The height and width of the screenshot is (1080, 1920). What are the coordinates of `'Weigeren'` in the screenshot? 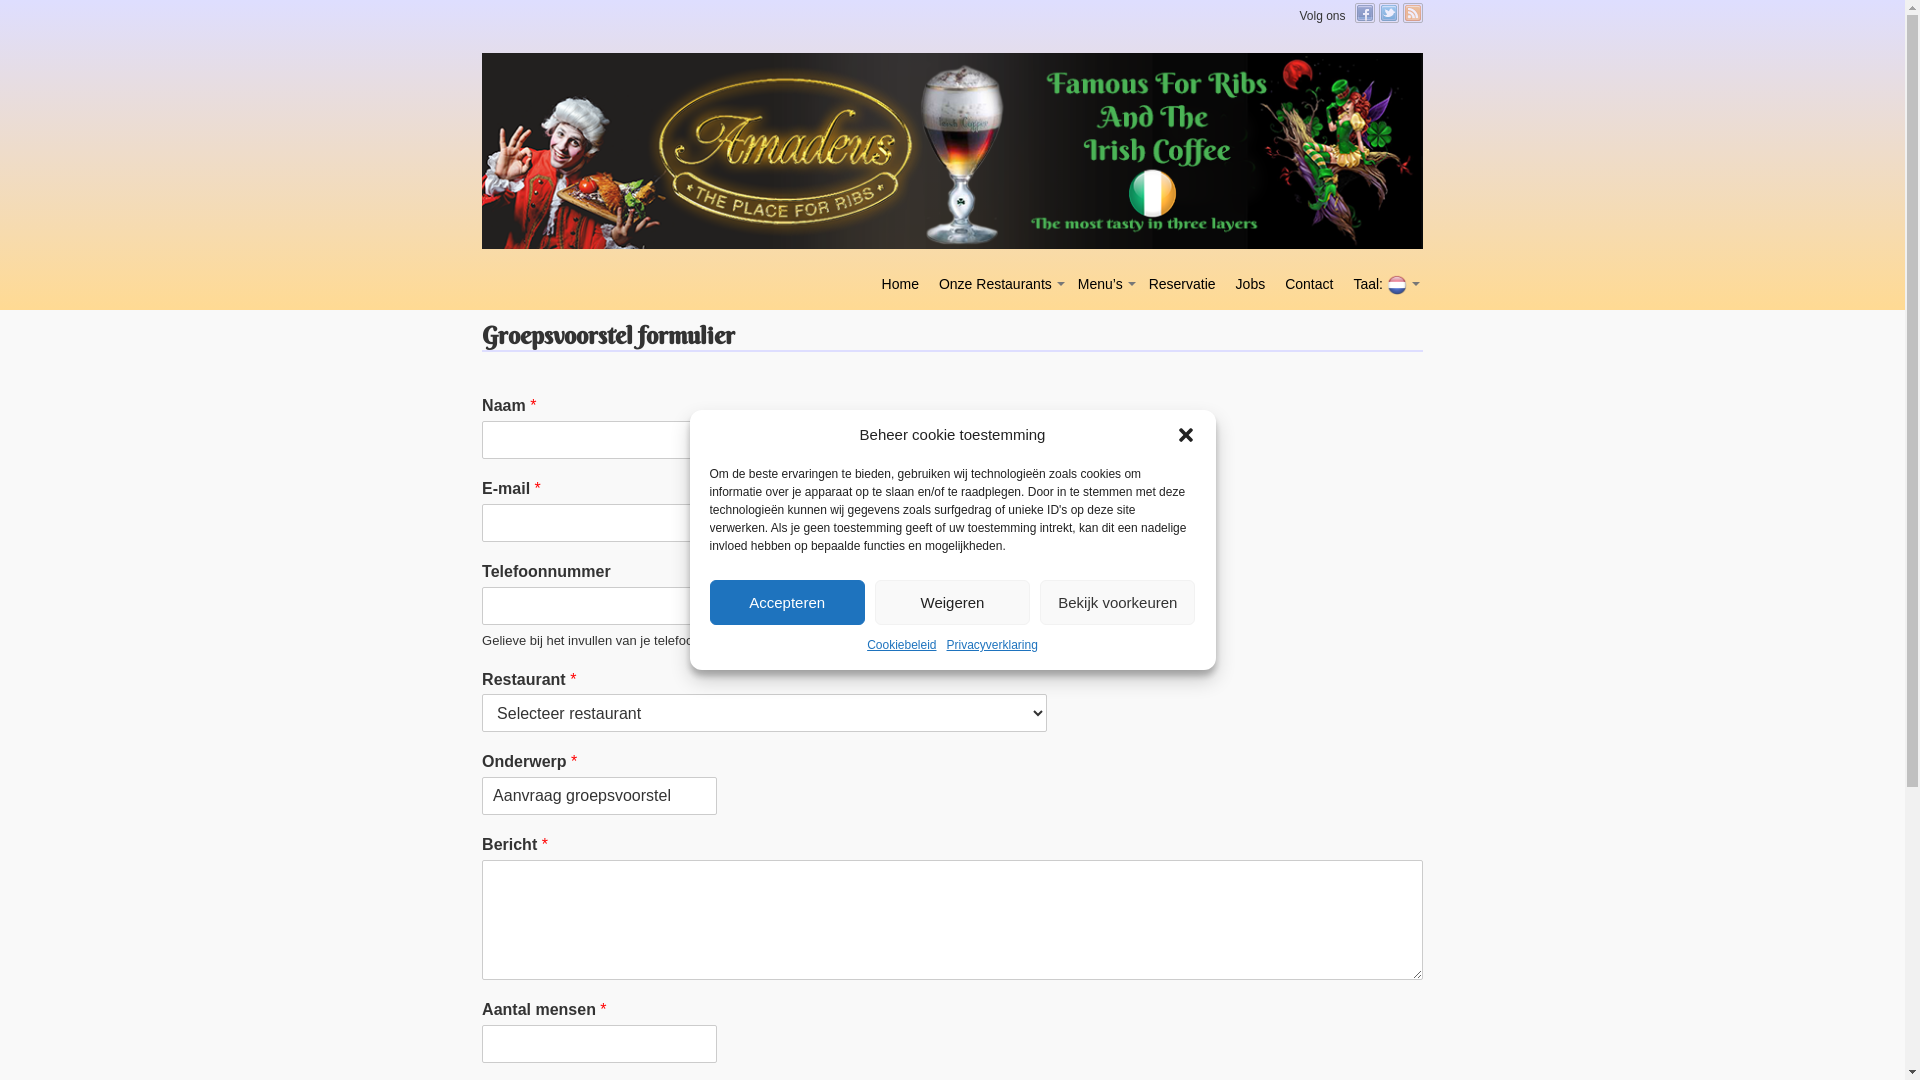 It's located at (951, 601).